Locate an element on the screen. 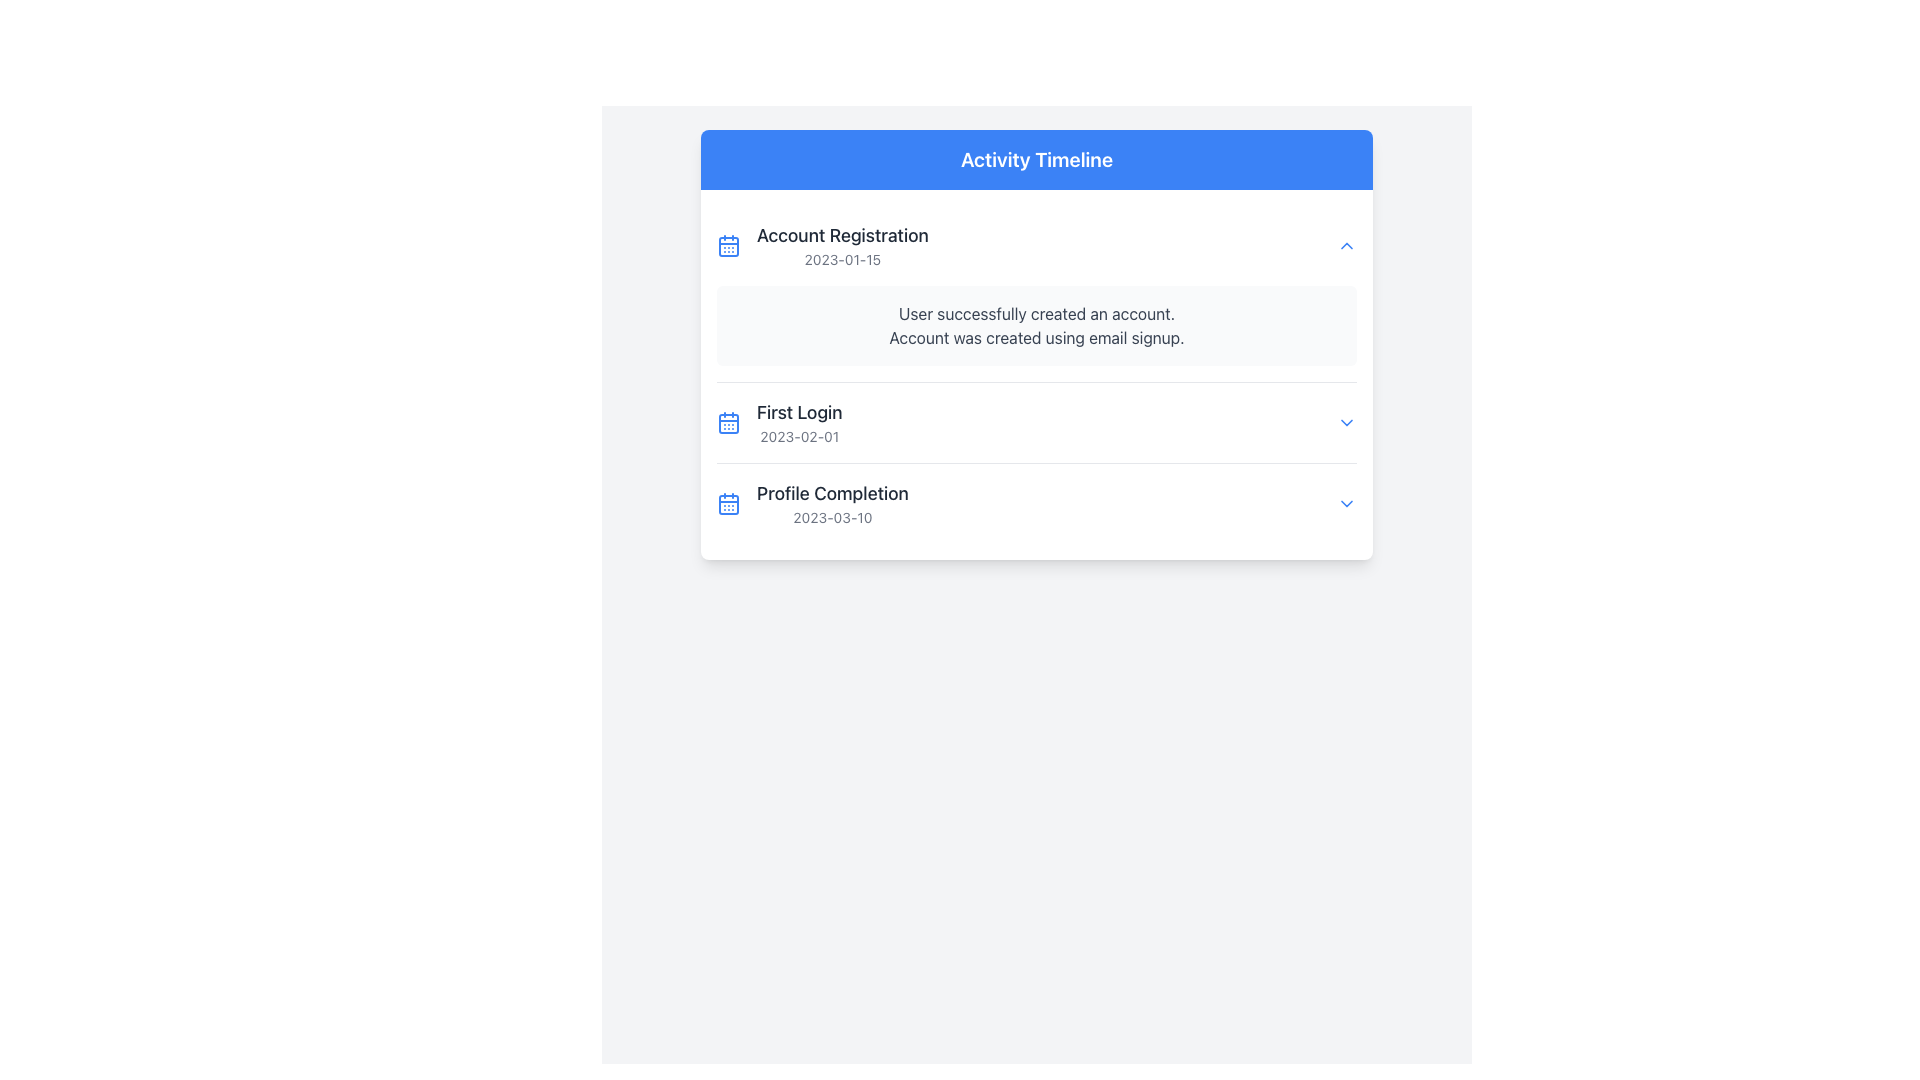 The image size is (1920, 1080). the second timeline entry which represents the 'First Login' activity in the user's activity timeline is located at coordinates (778, 422).